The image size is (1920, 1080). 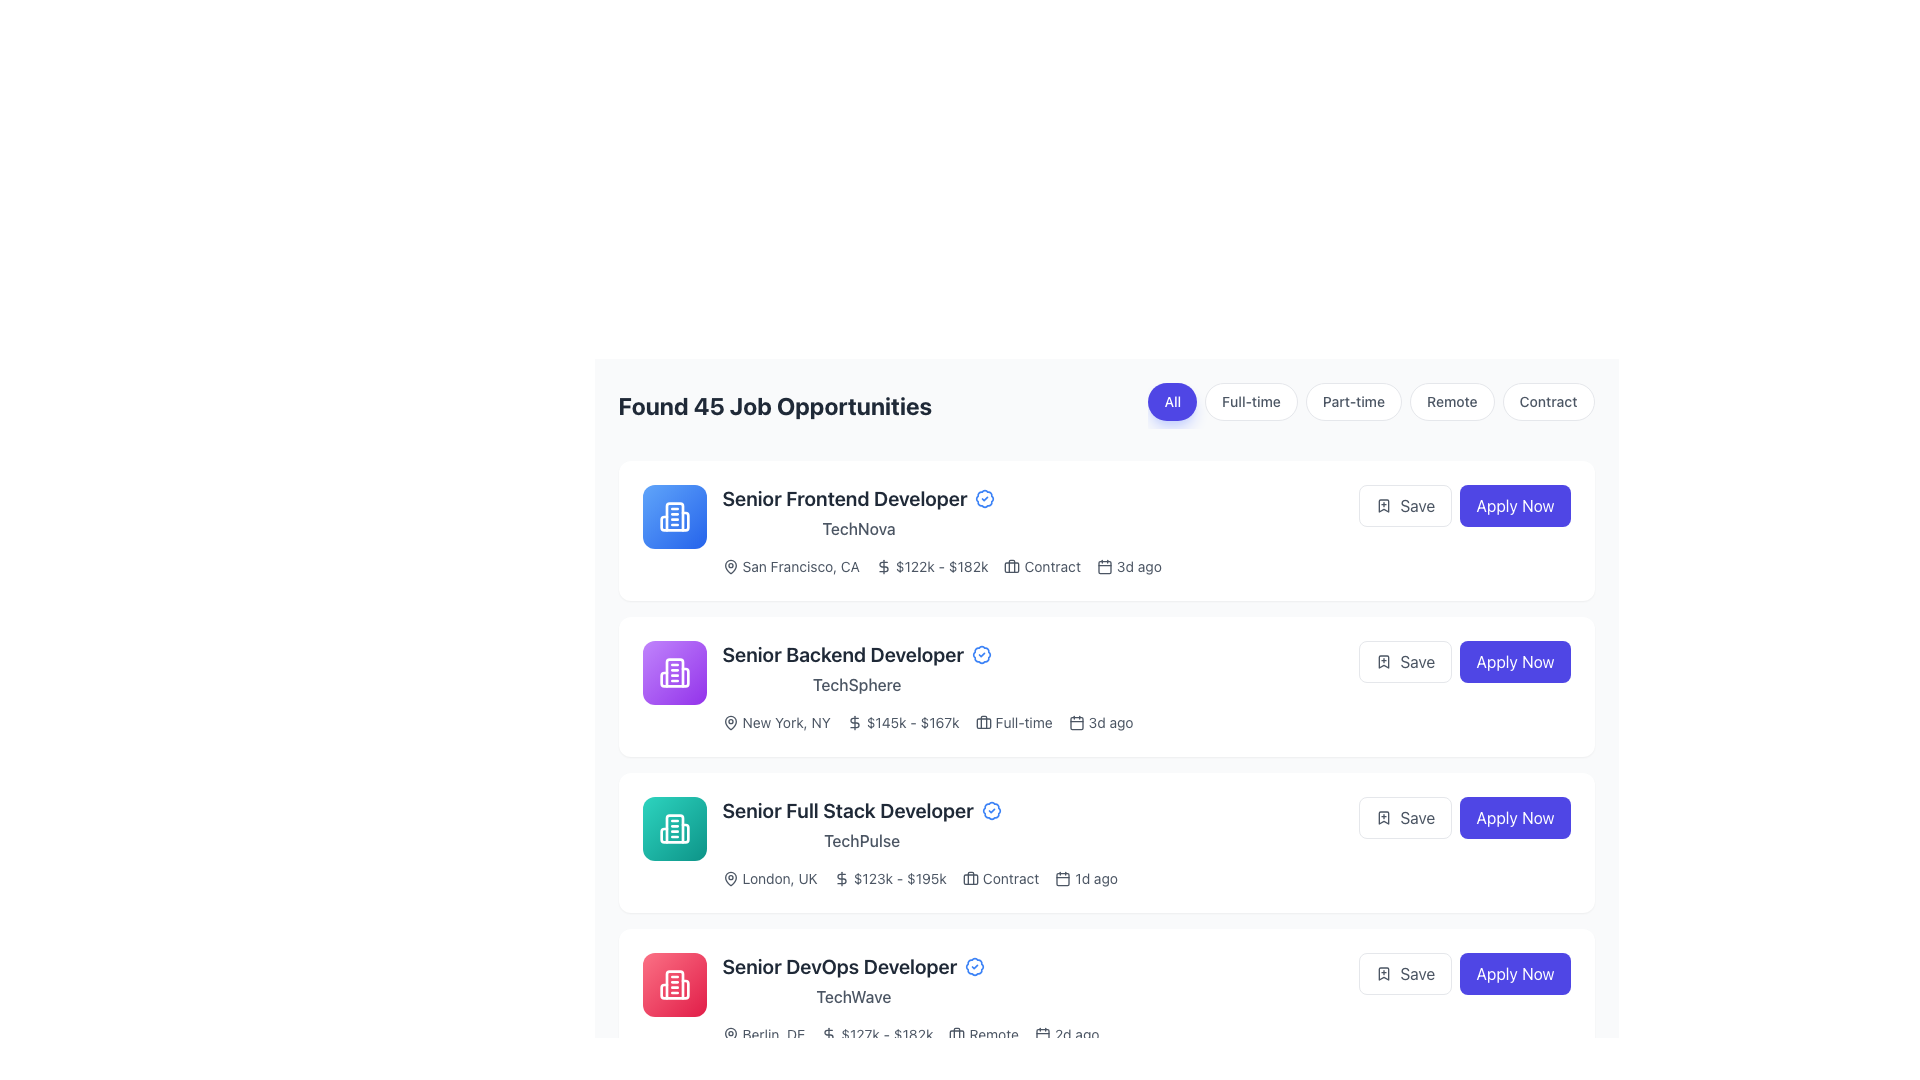 I want to click on the salary range information text label with an icon located under the job title 'Senior DevOps Developer' at TechWave, so click(x=877, y=1034).